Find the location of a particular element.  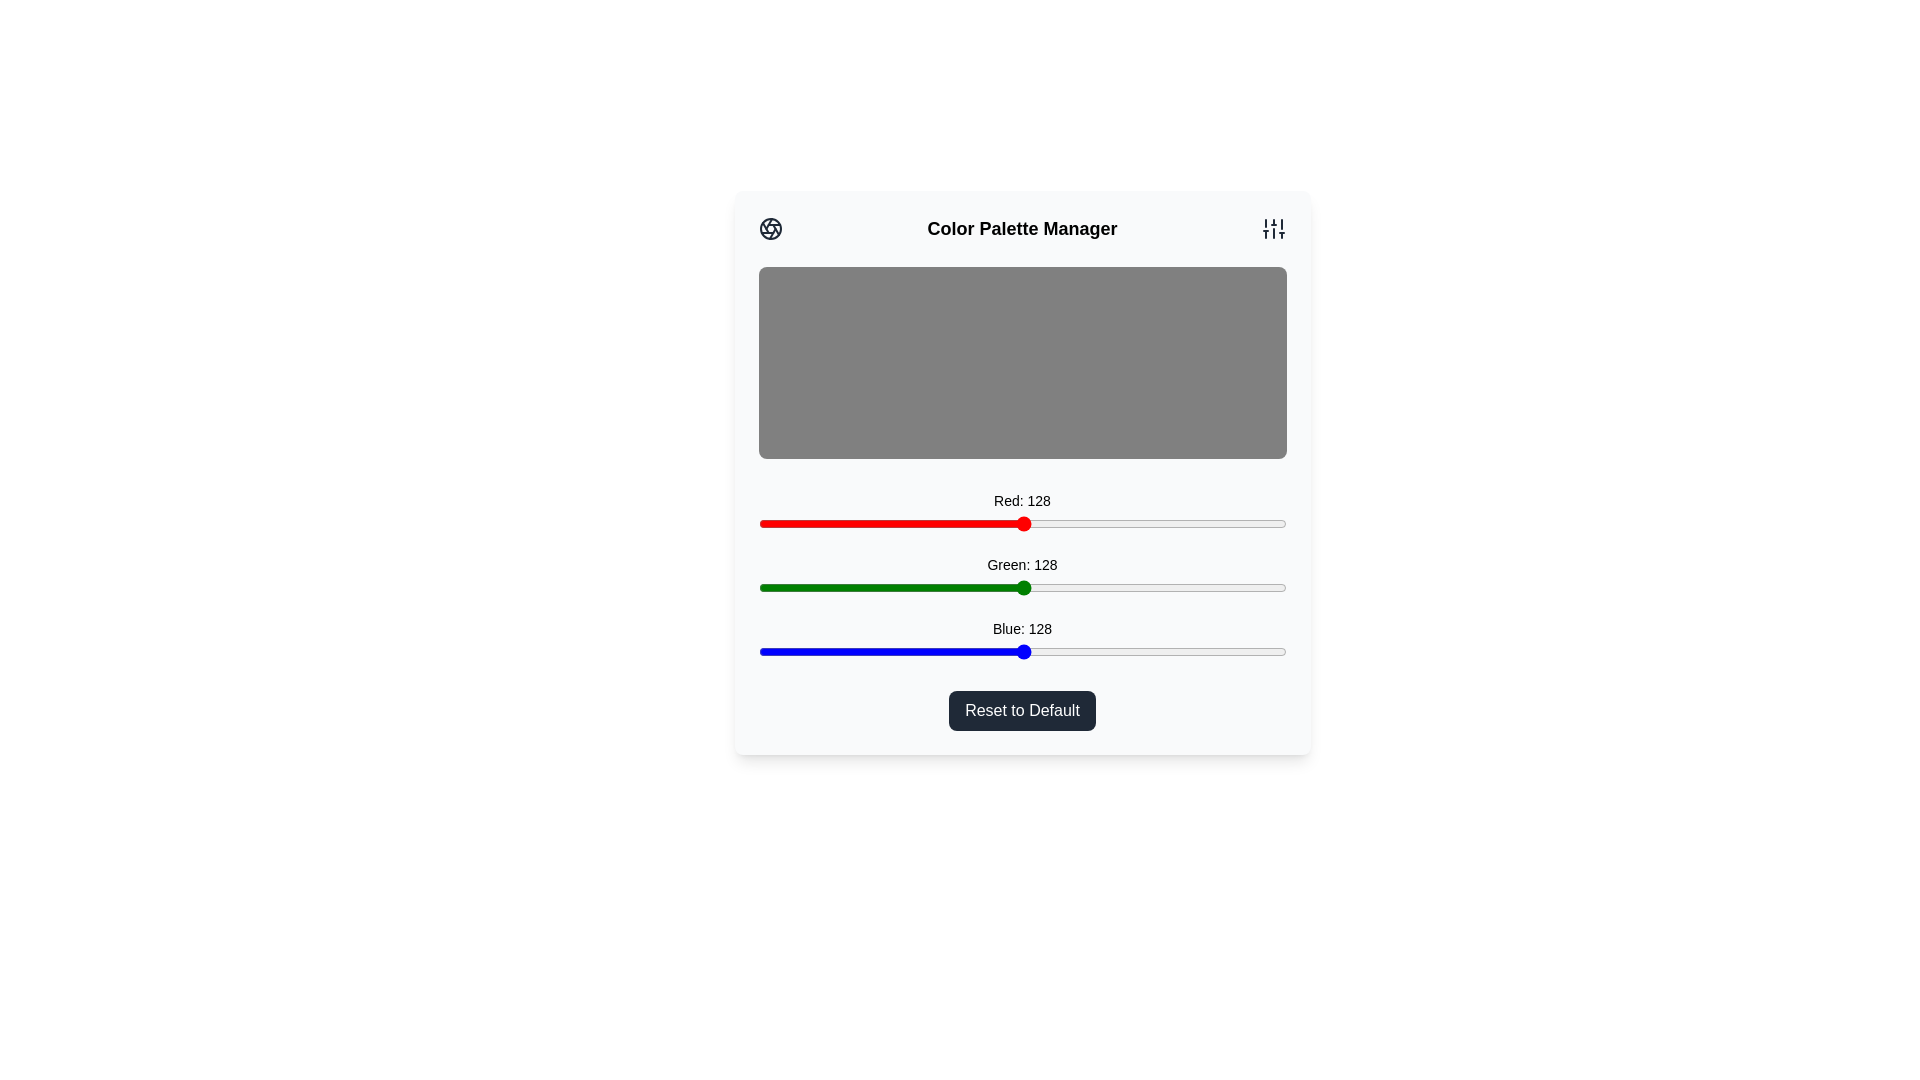

the green slider to set the green intensity to 83 is located at coordinates (929, 586).